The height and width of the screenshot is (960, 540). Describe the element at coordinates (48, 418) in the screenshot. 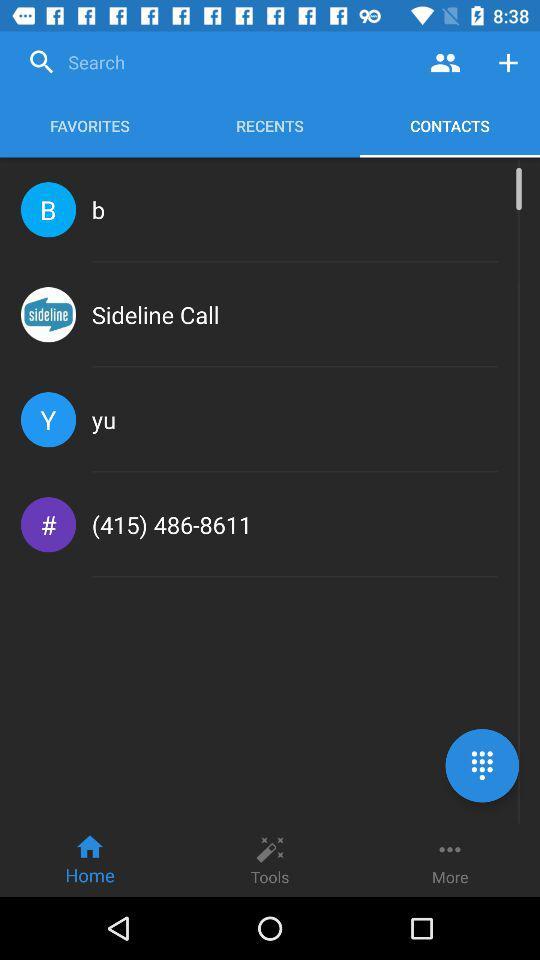

I see `the y item` at that location.